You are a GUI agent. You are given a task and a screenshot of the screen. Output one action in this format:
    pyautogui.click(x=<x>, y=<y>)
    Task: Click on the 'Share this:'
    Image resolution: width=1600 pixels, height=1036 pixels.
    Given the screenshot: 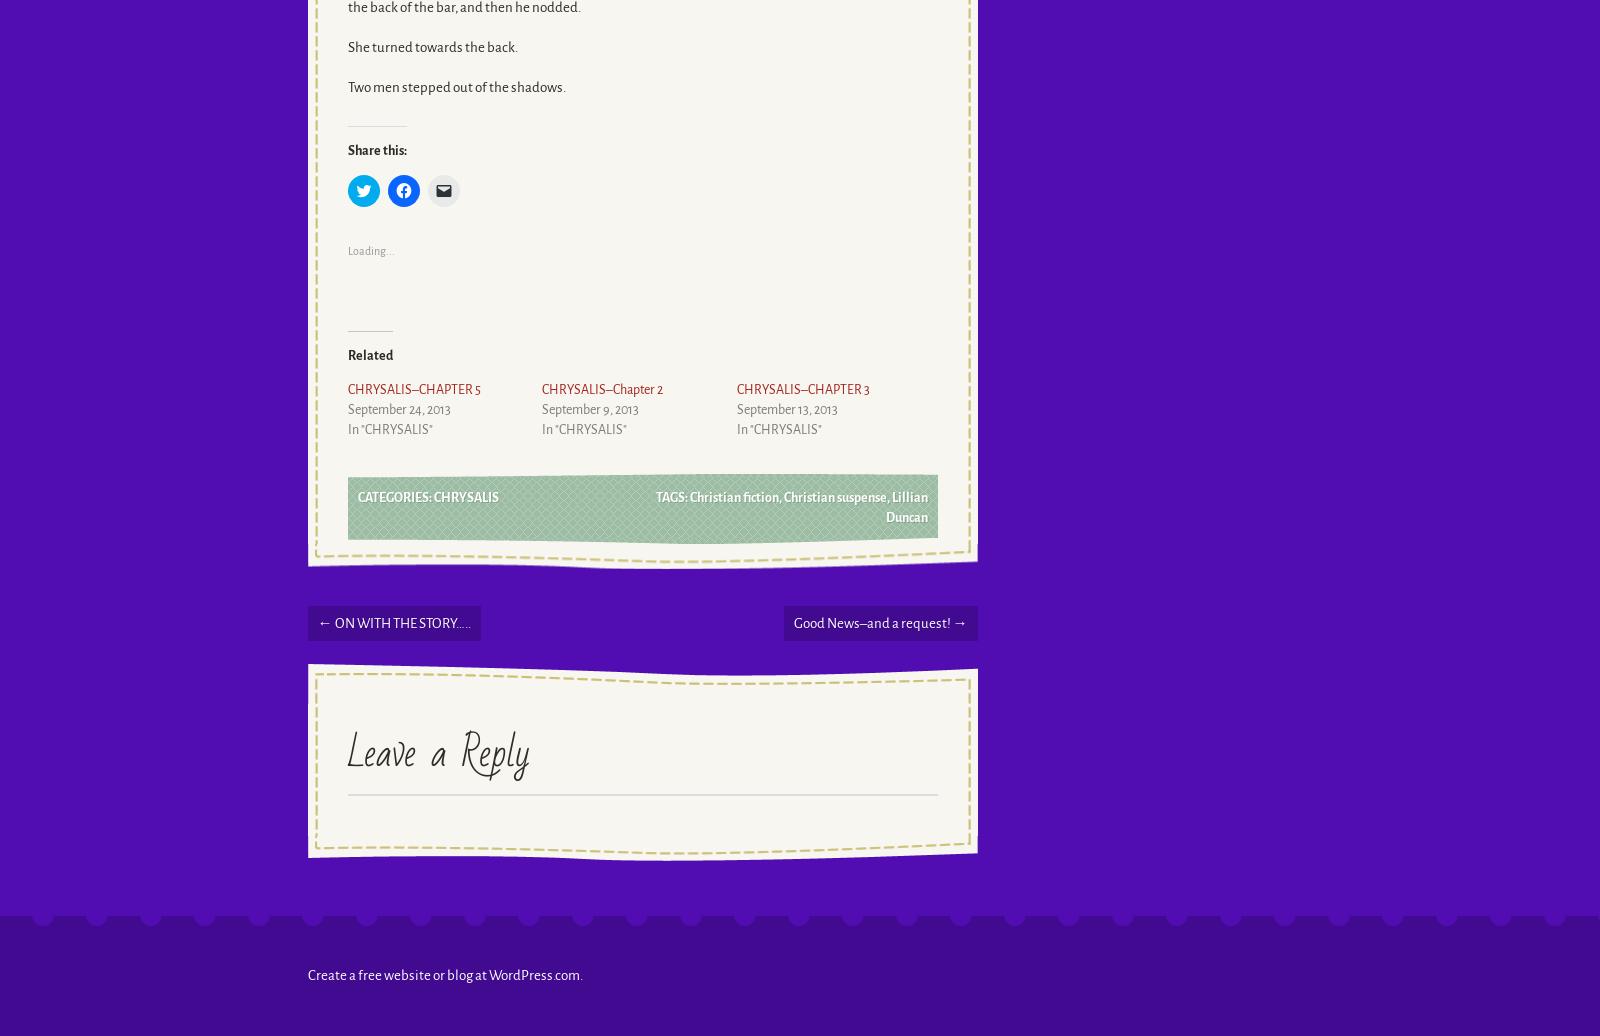 What is the action you would take?
    pyautogui.click(x=347, y=150)
    